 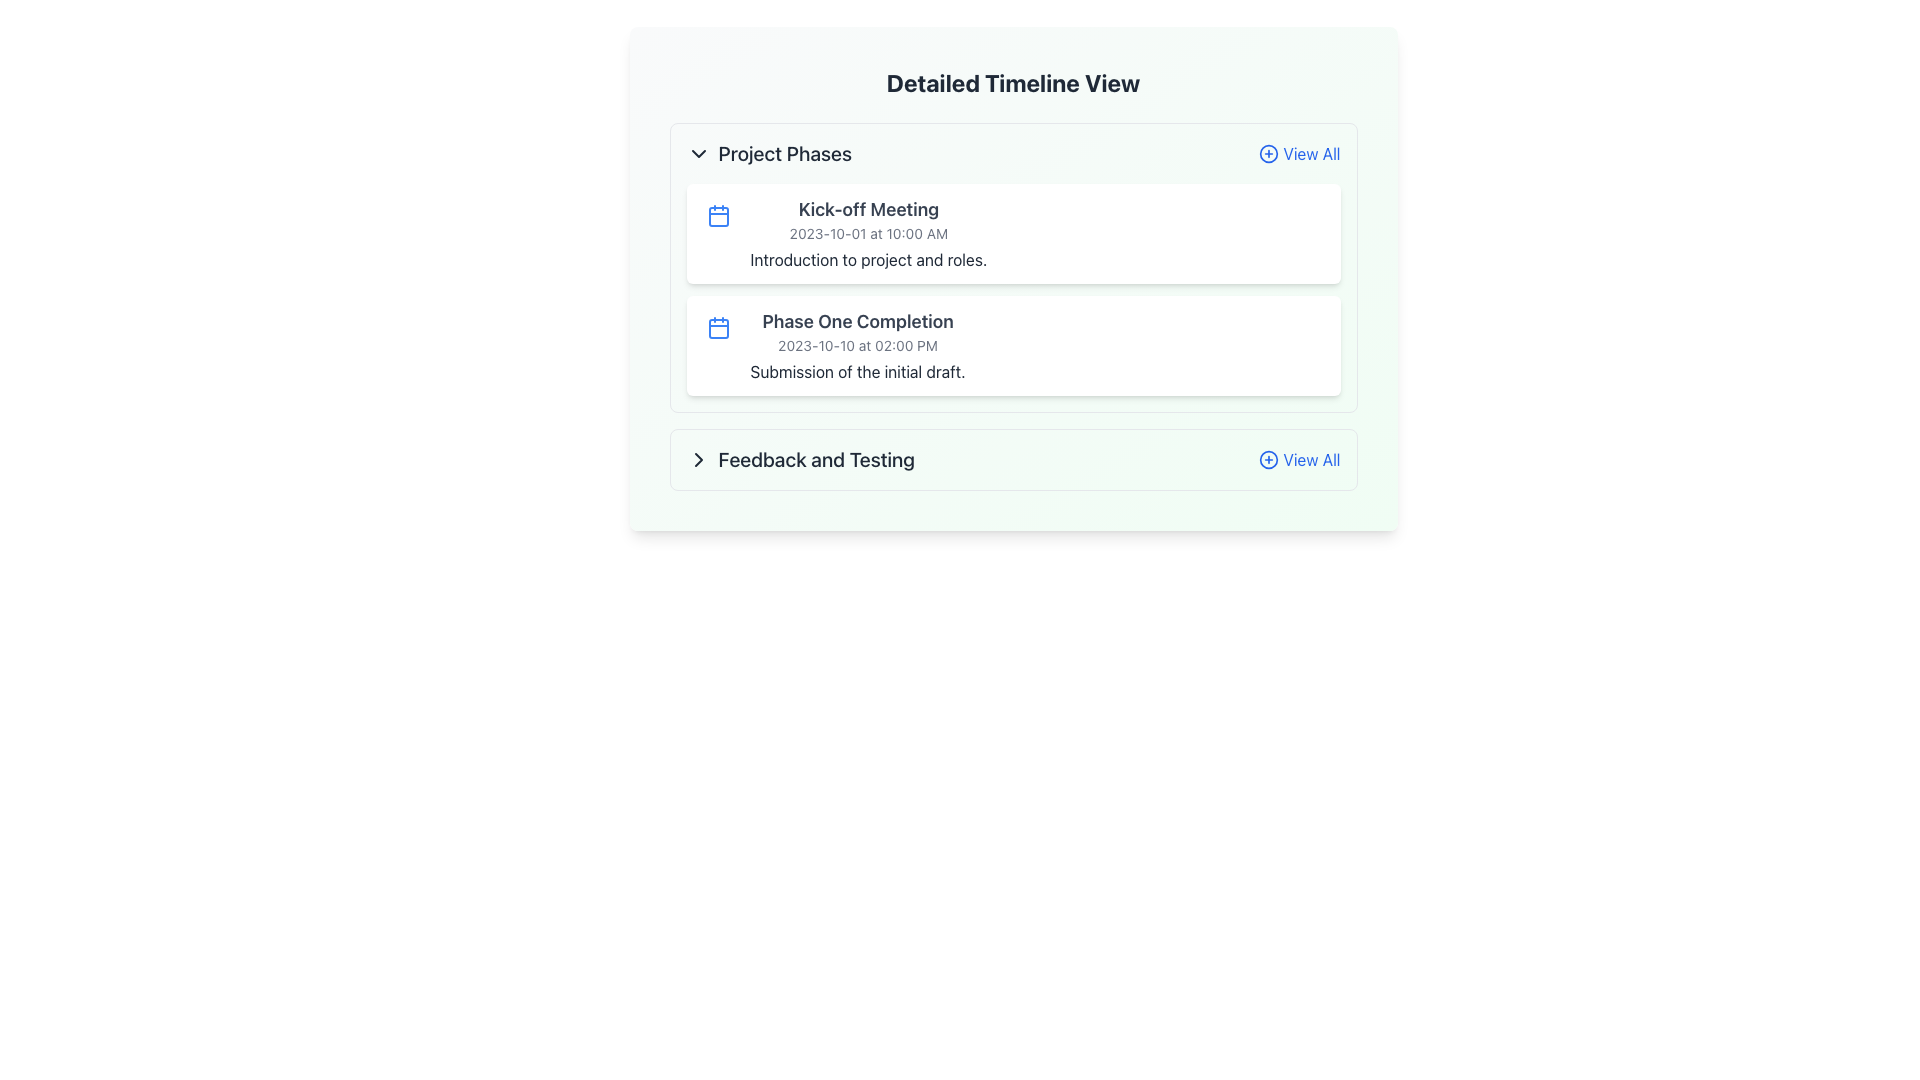 I want to click on the informational block titled 'Kick-off Meeting' which contains the date '2023-10-01 at 10:00 AM' and the description 'Introduction to project and roles.' located in the 'Project Phases' section, so click(x=868, y=233).